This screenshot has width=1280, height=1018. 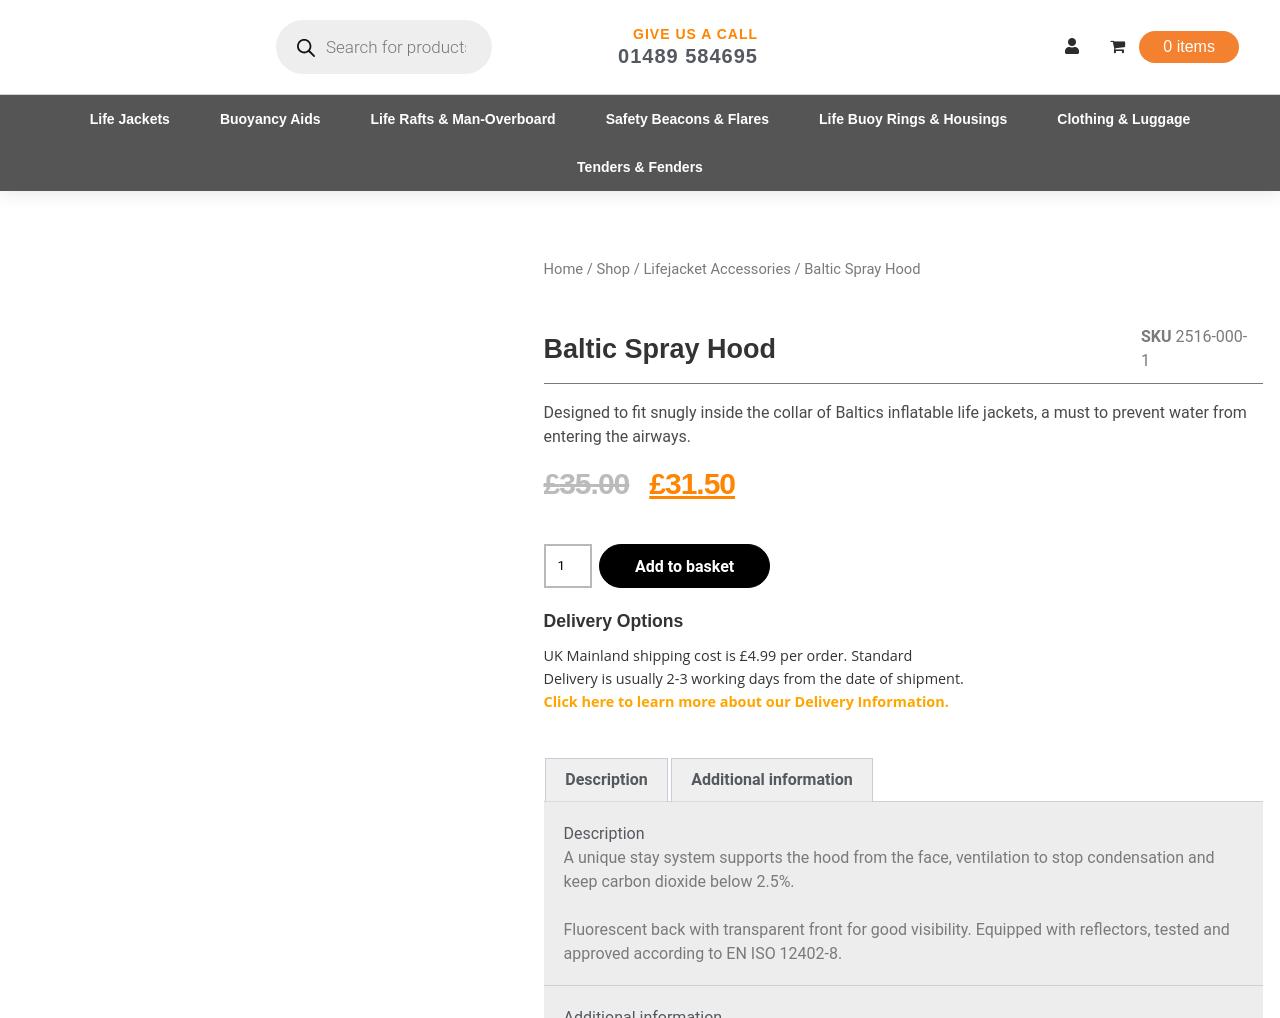 I want to click on 'Lifejacket Accessories', so click(x=716, y=268).